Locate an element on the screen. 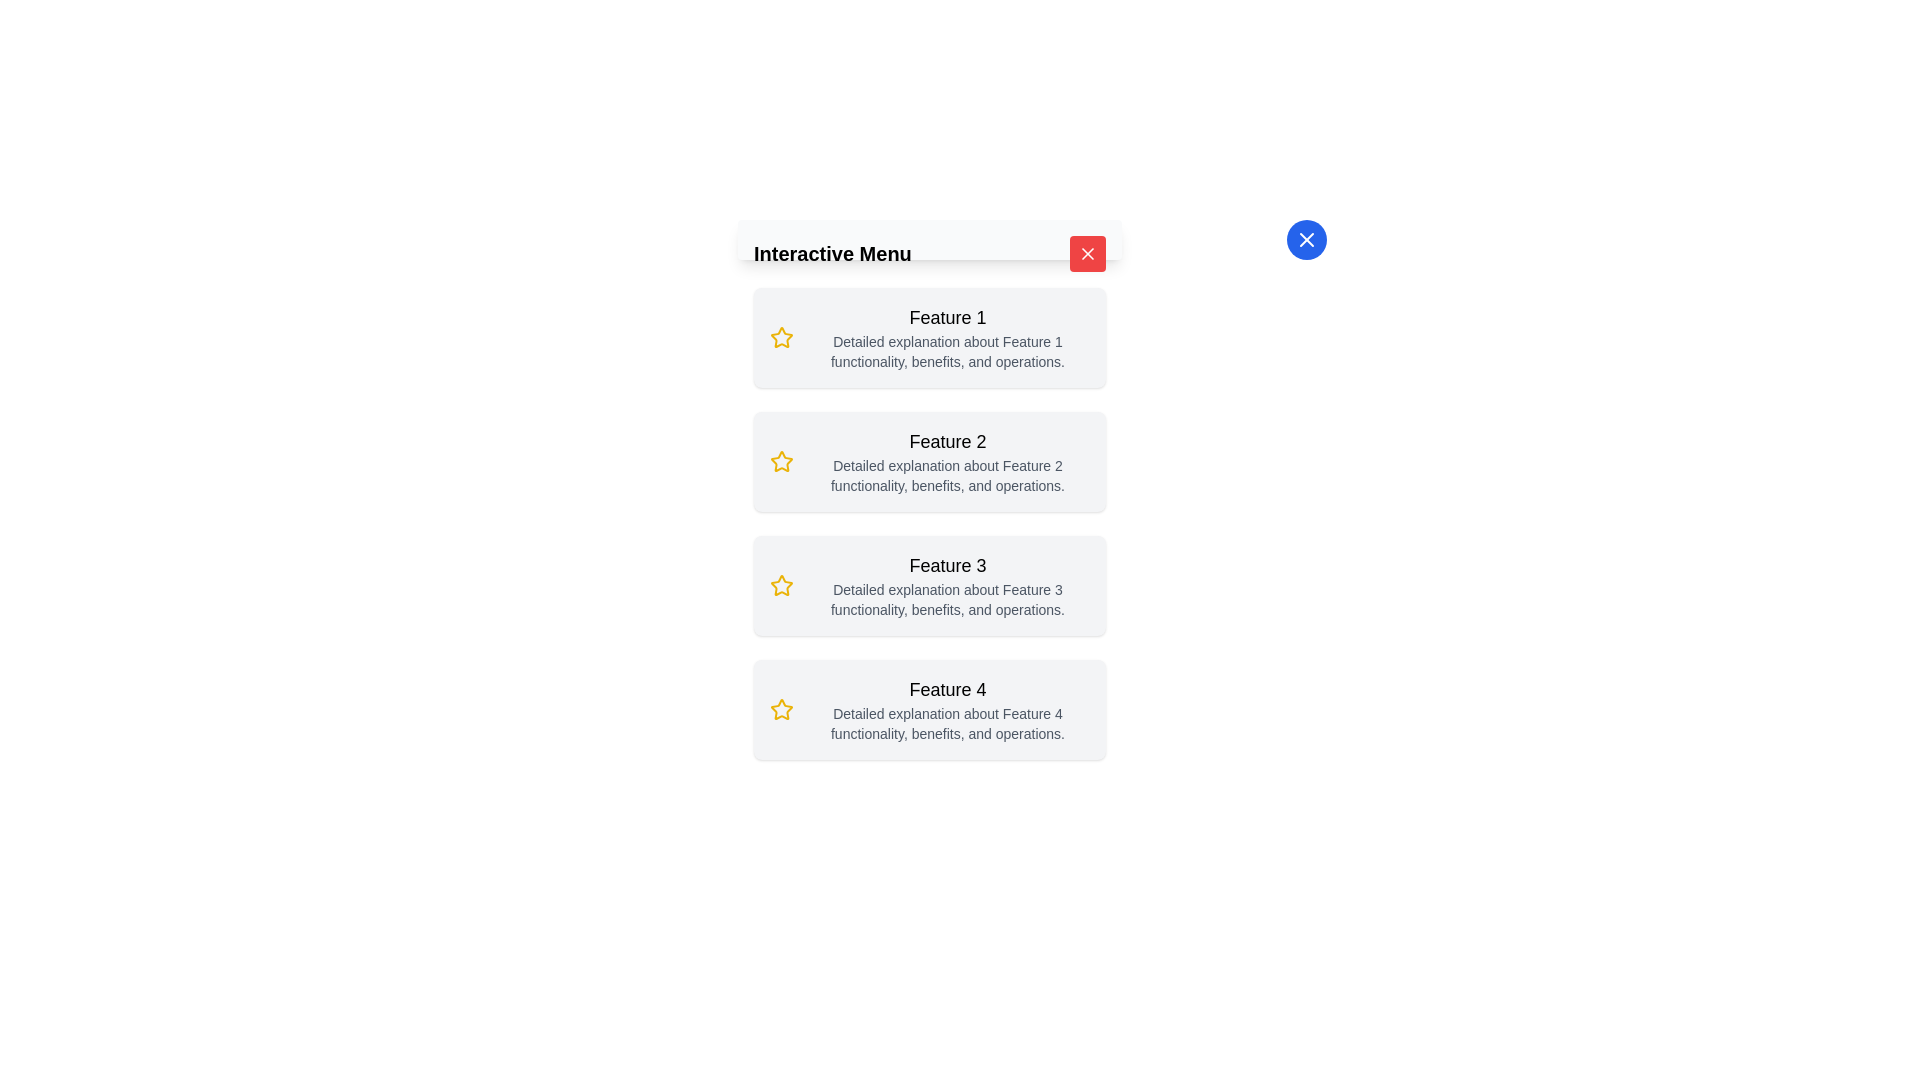 The width and height of the screenshot is (1920, 1080). the first Textual Content Block in the 'Interactive Menu' that provides an overview of 'Feature 1', which is contained within a light gray rectangular card with rounded corners is located at coordinates (947, 337).